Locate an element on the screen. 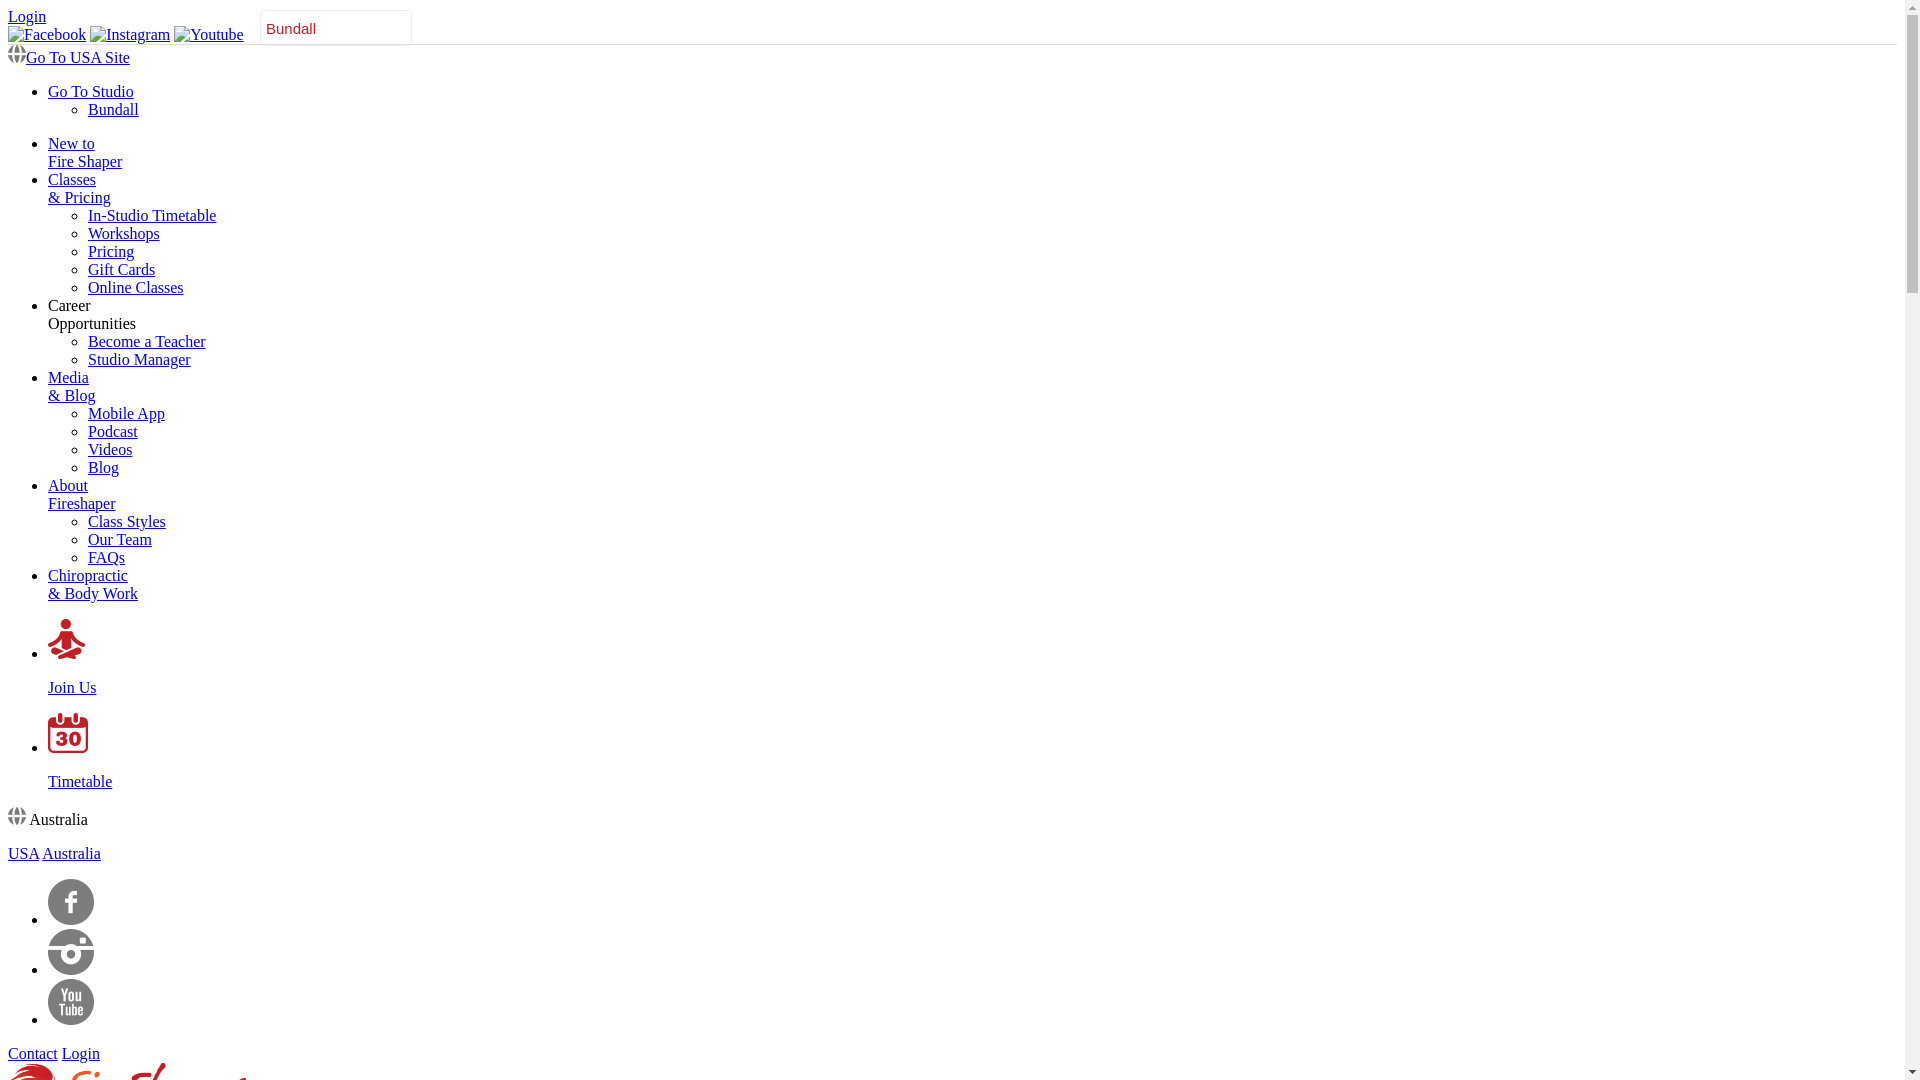 The height and width of the screenshot is (1080, 1920). 'Login' is located at coordinates (80, 1052).